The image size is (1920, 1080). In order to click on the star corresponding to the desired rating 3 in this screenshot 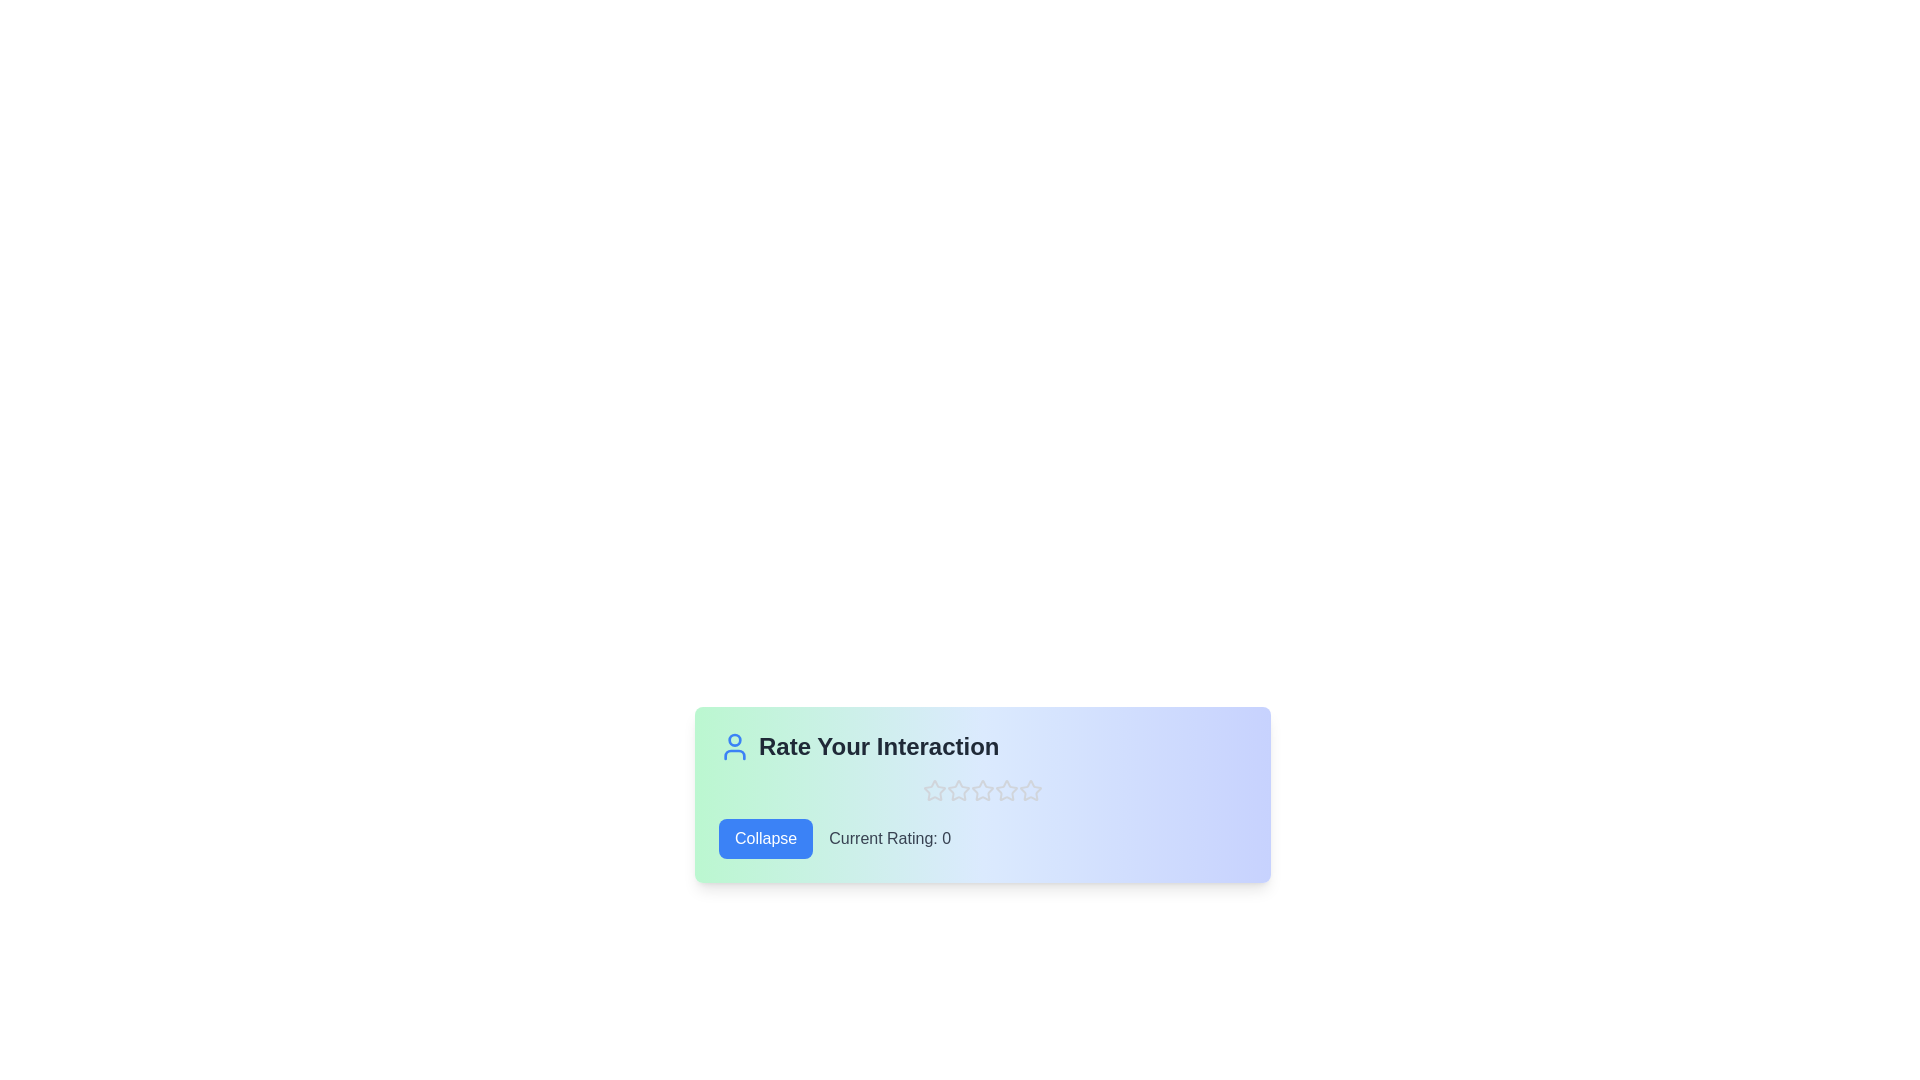, I will do `click(983, 789)`.